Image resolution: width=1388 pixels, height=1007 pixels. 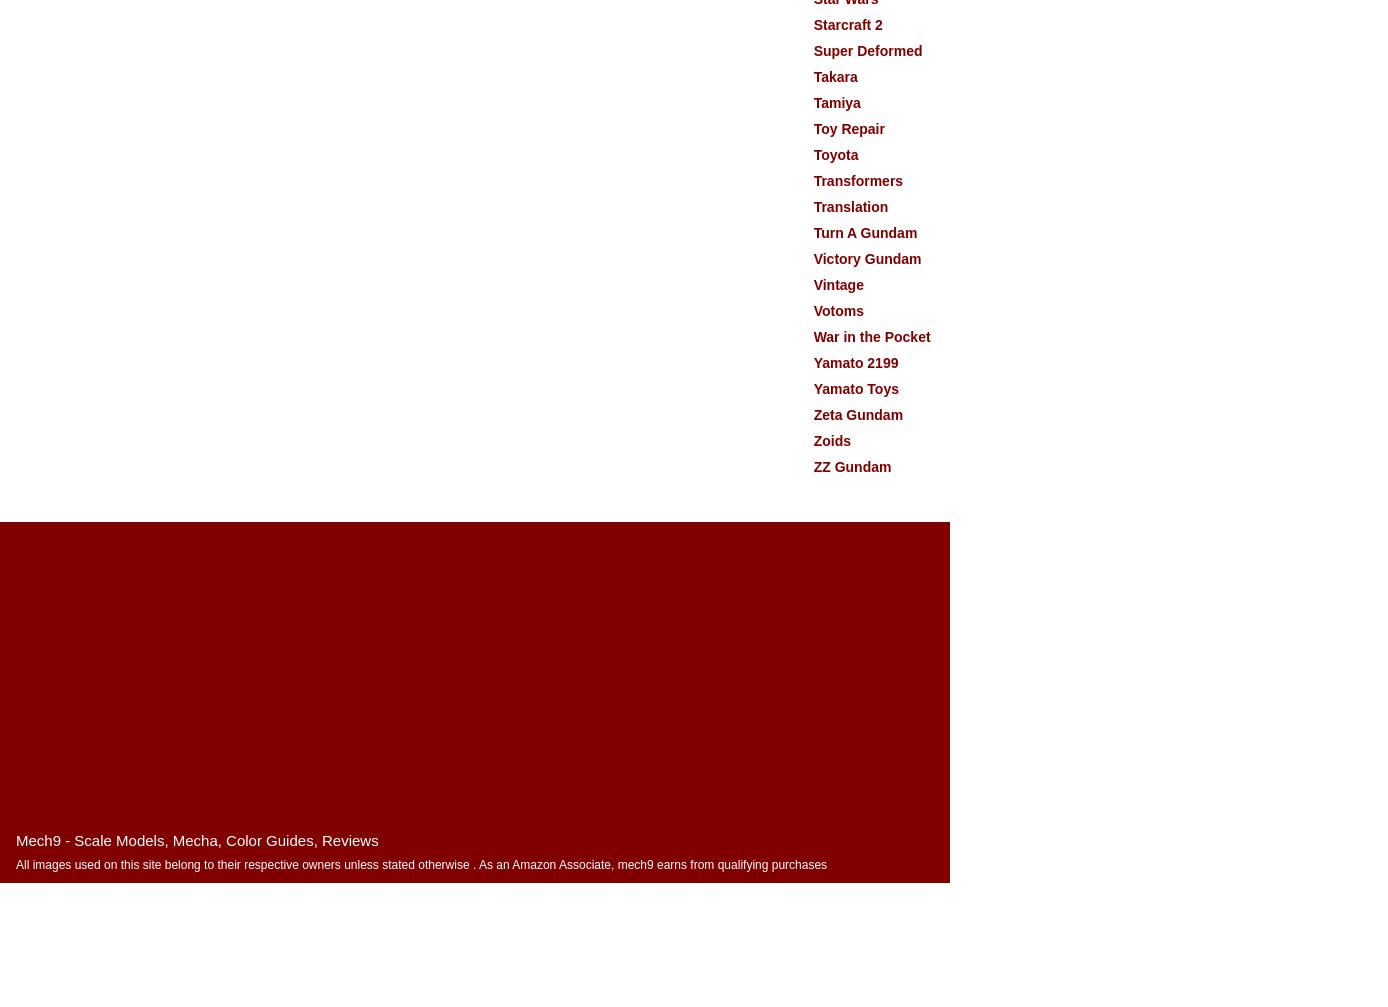 What do you see at coordinates (420, 863) in the screenshot?
I see `'All images used on this site belong to their respective owners unless stated otherwise .  As an Amazon Associate, mech9 earns from qualifying purchases'` at bounding box center [420, 863].